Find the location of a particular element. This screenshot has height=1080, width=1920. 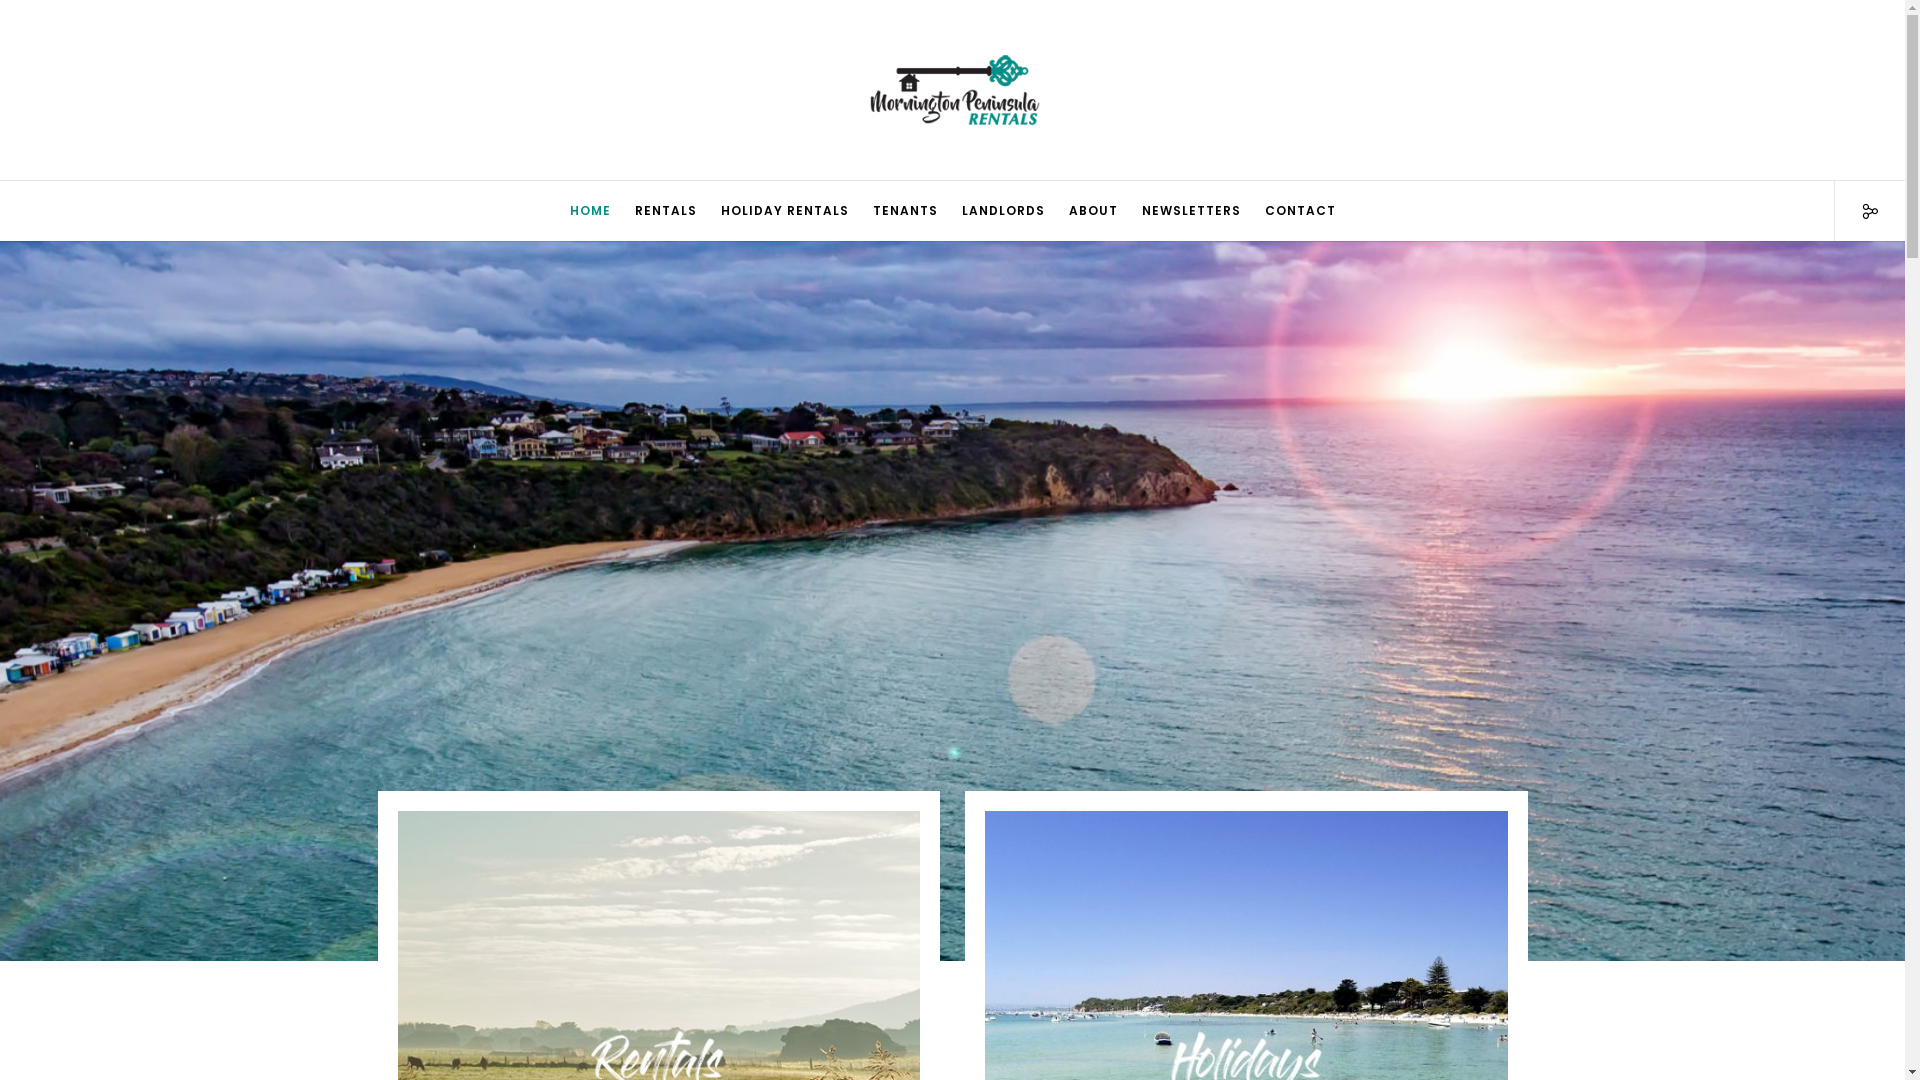

'HOME' is located at coordinates (589, 211).